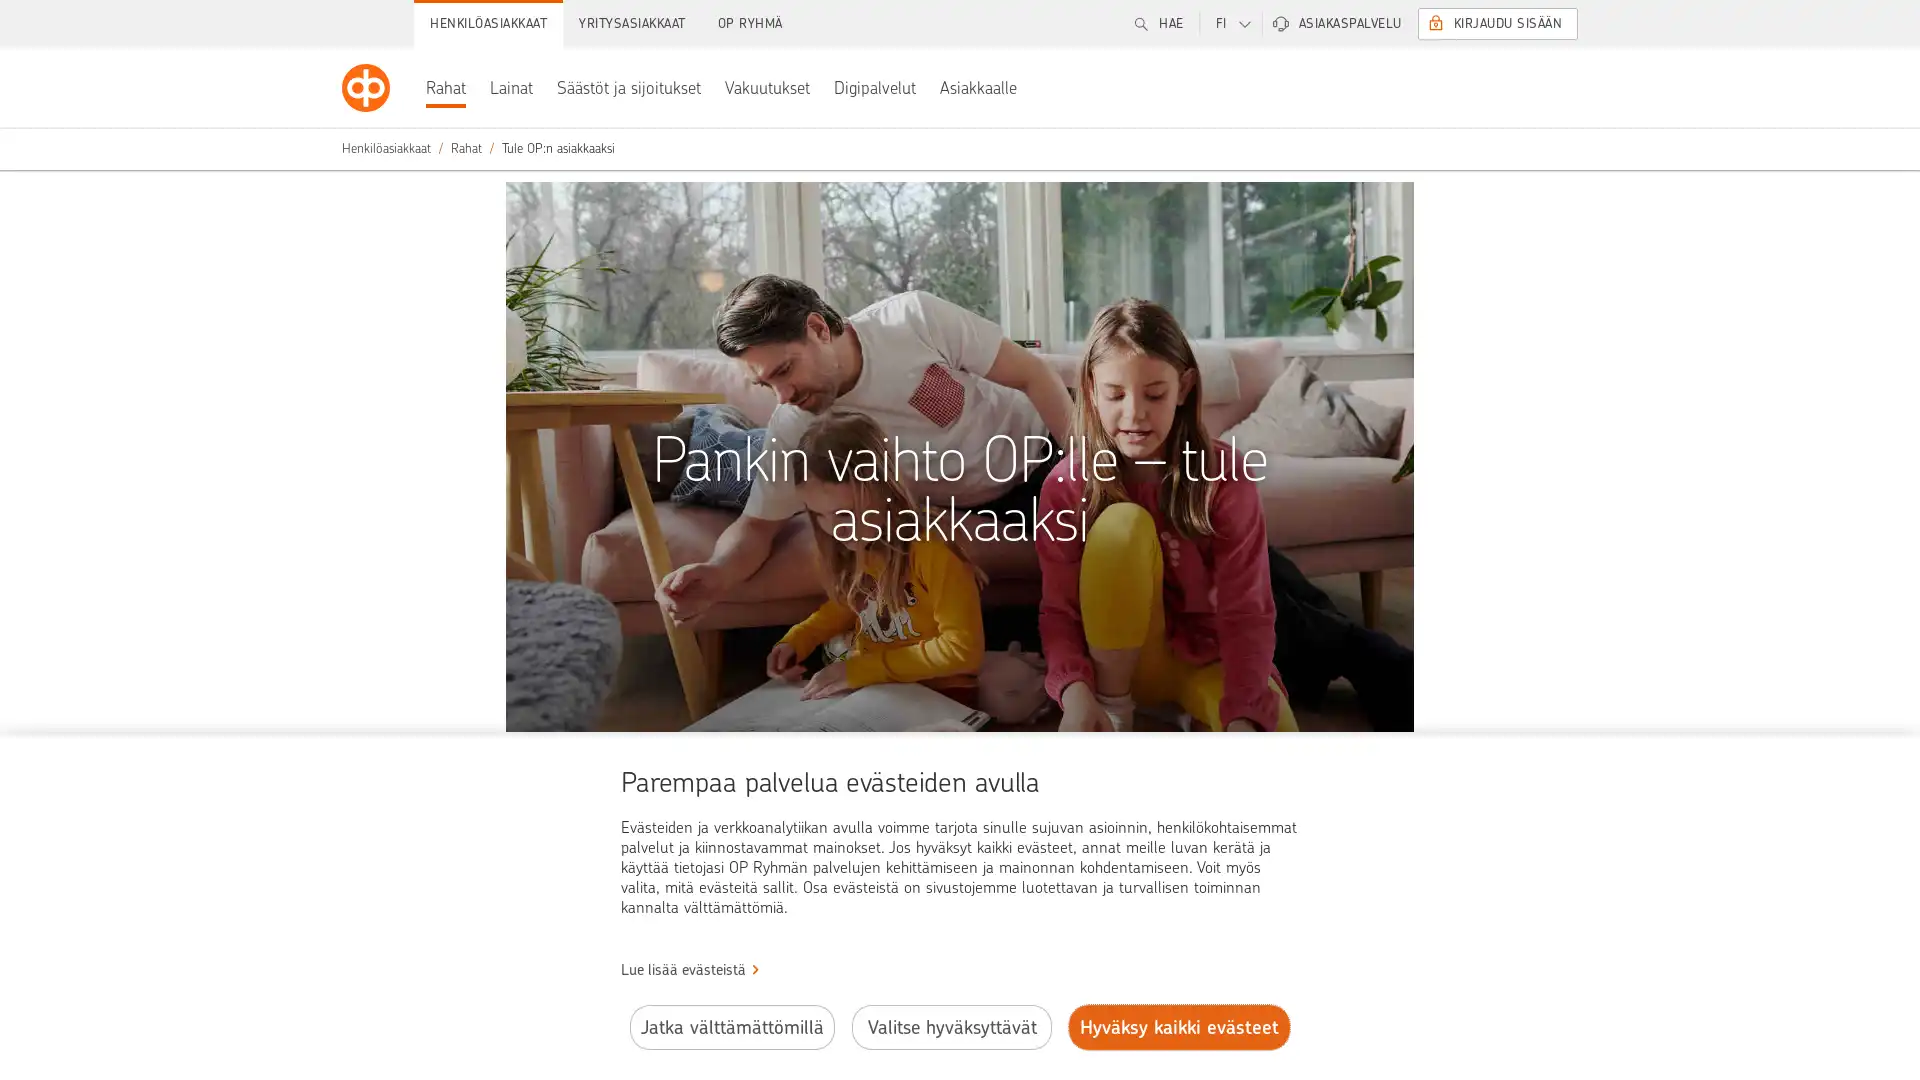 This screenshot has height=1080, width=1920. I want to click on KIRJAUDU SISAAN, so click(1497, 23).